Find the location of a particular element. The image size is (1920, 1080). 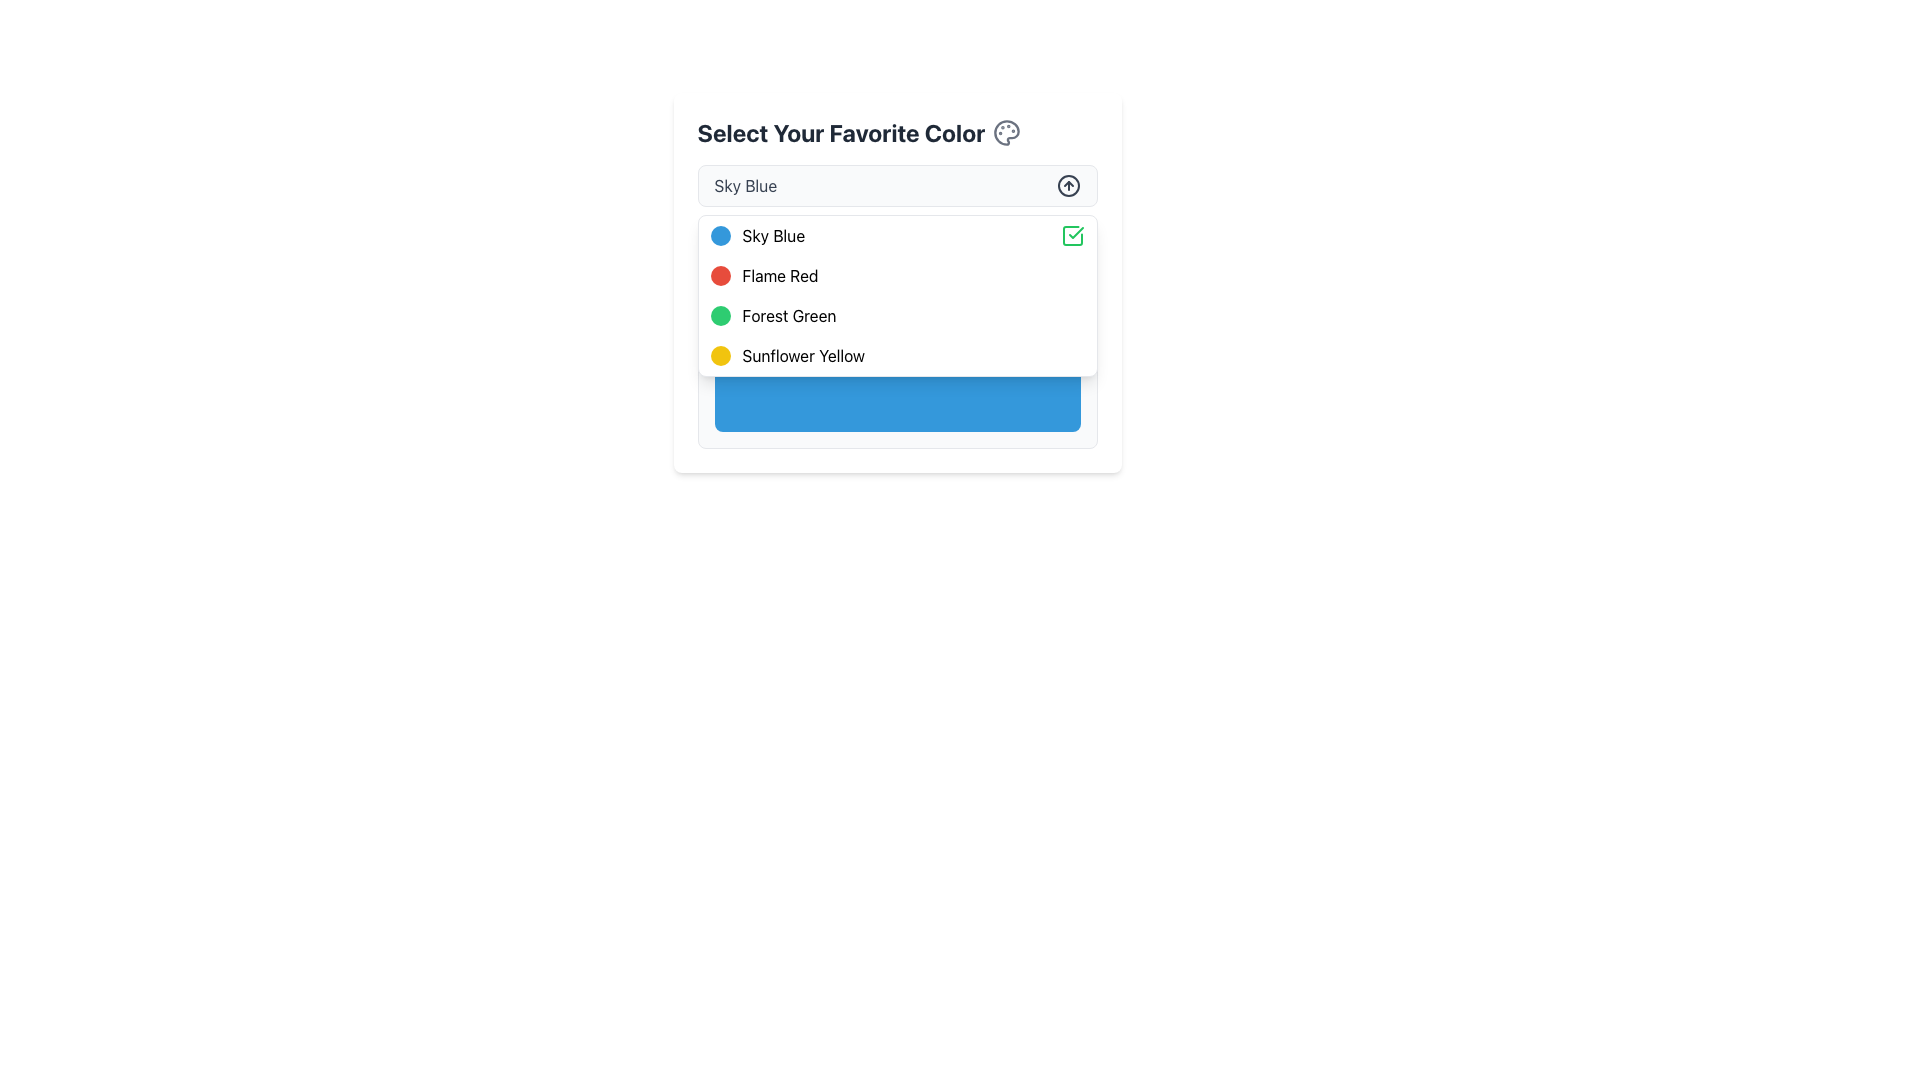

the 'Sky Blue' option in the dropdown menu, which is currently selected as indicated by the green checkmark is located at coordinates (896, 234).